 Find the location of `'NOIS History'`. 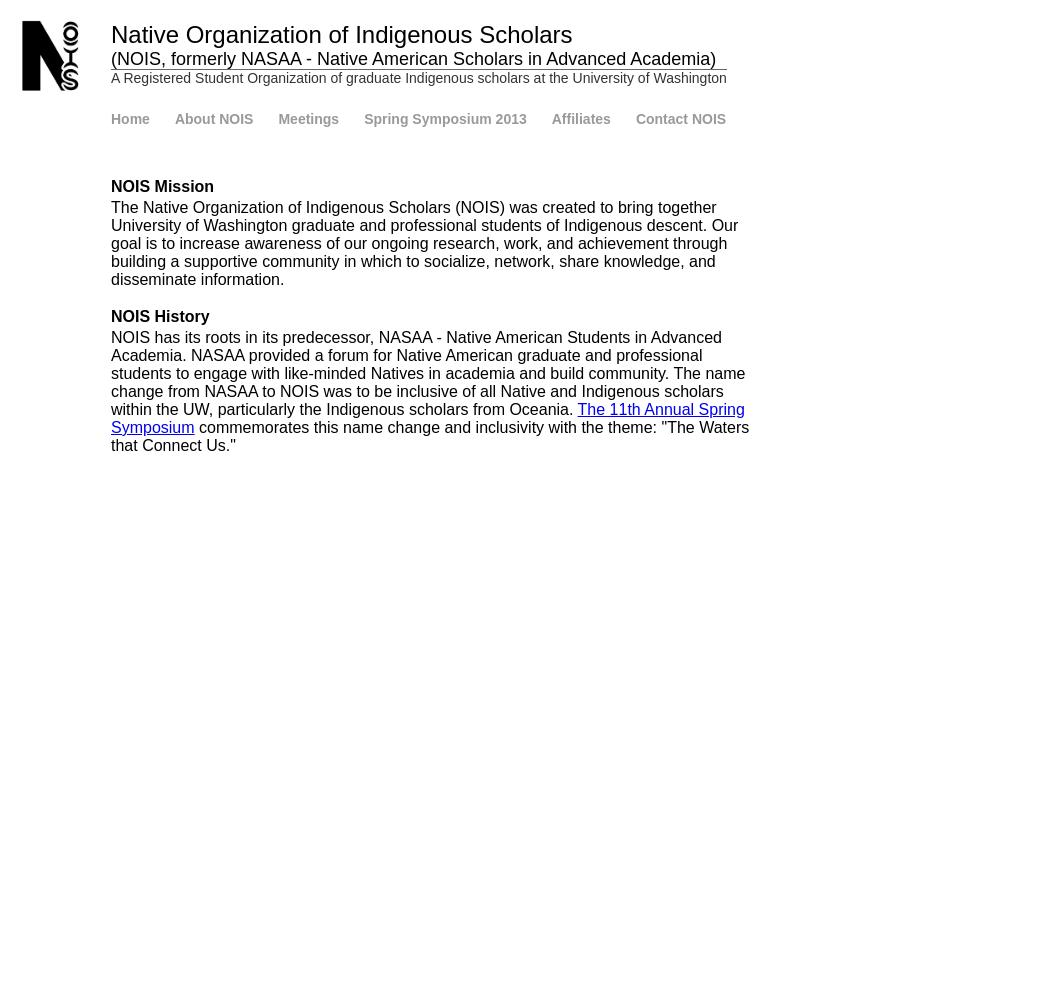

'NOIS History' is located at coordinates (109, 315).